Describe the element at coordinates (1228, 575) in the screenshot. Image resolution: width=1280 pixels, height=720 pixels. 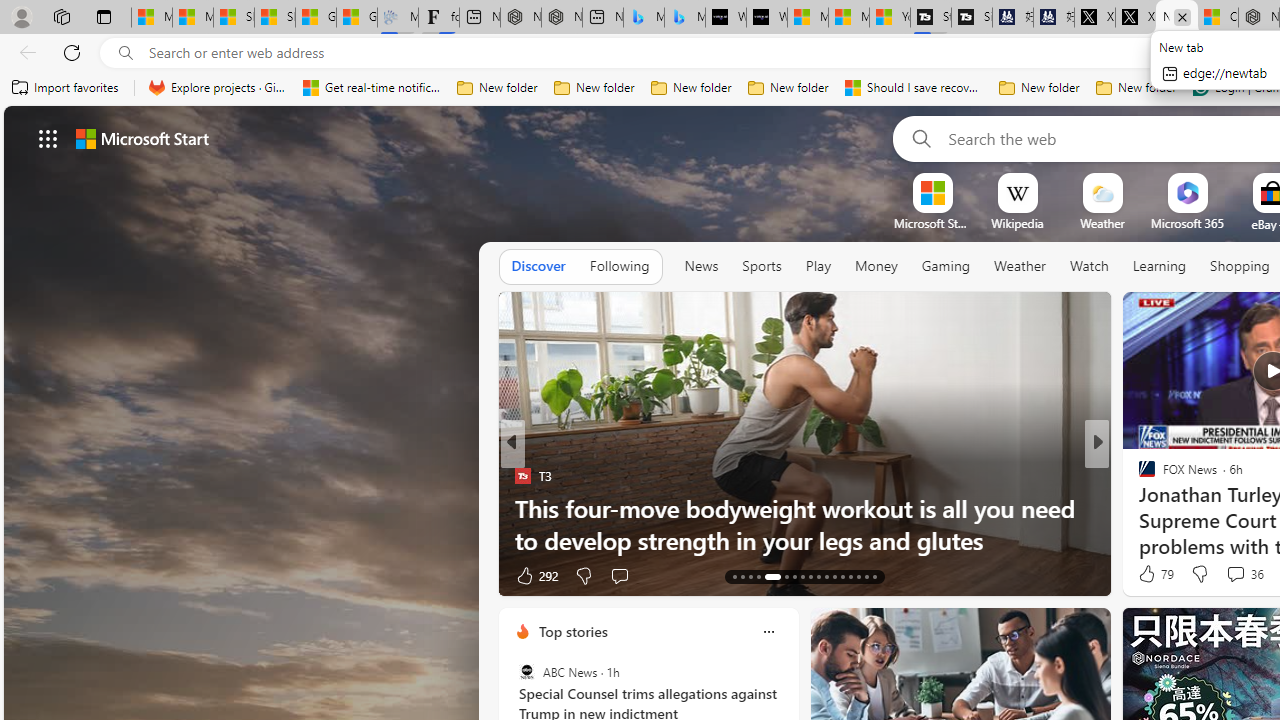
I see `'View comments 1 Comment'` at that location.